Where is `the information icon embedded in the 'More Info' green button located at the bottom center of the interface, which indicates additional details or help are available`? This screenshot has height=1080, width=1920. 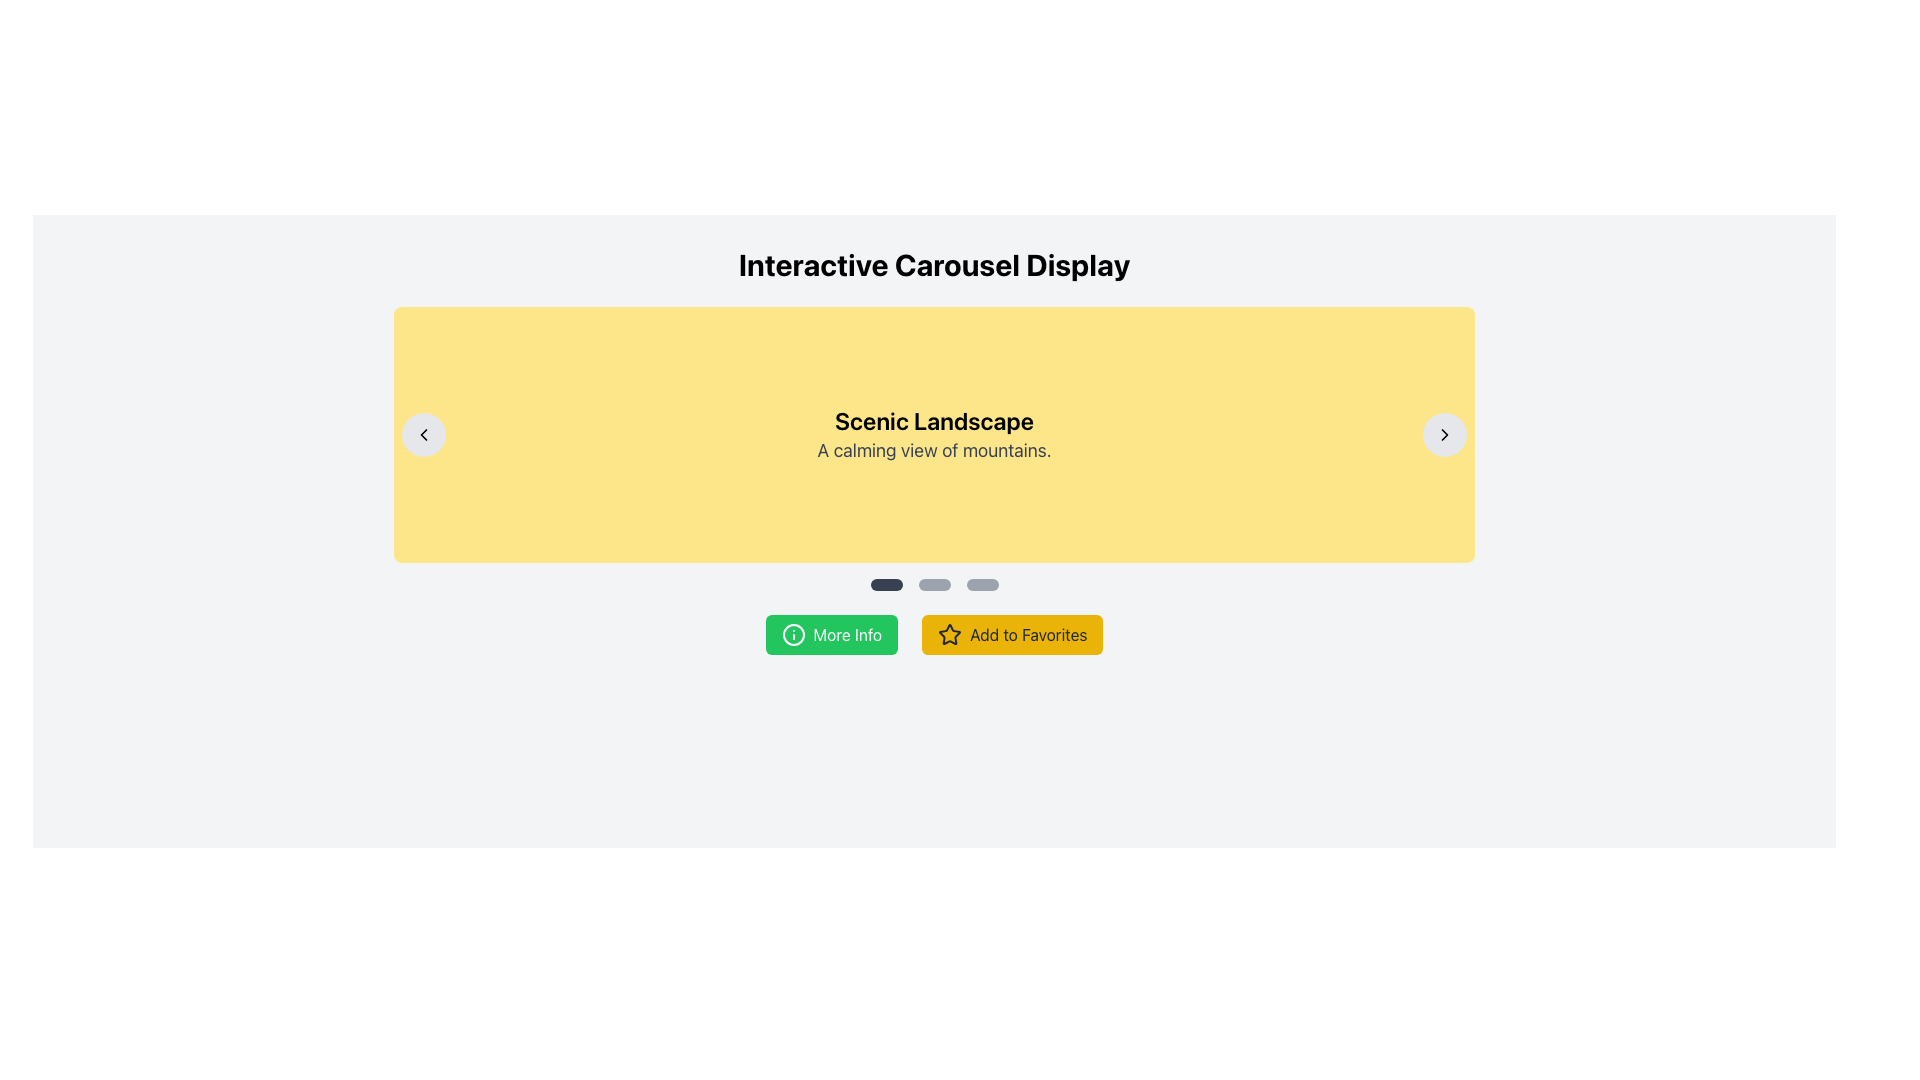
the information icon embedded in the 'More Info' green button located at the bottom center of the interface, which indicates additional details or help are available is located at coordinates (792, 635).